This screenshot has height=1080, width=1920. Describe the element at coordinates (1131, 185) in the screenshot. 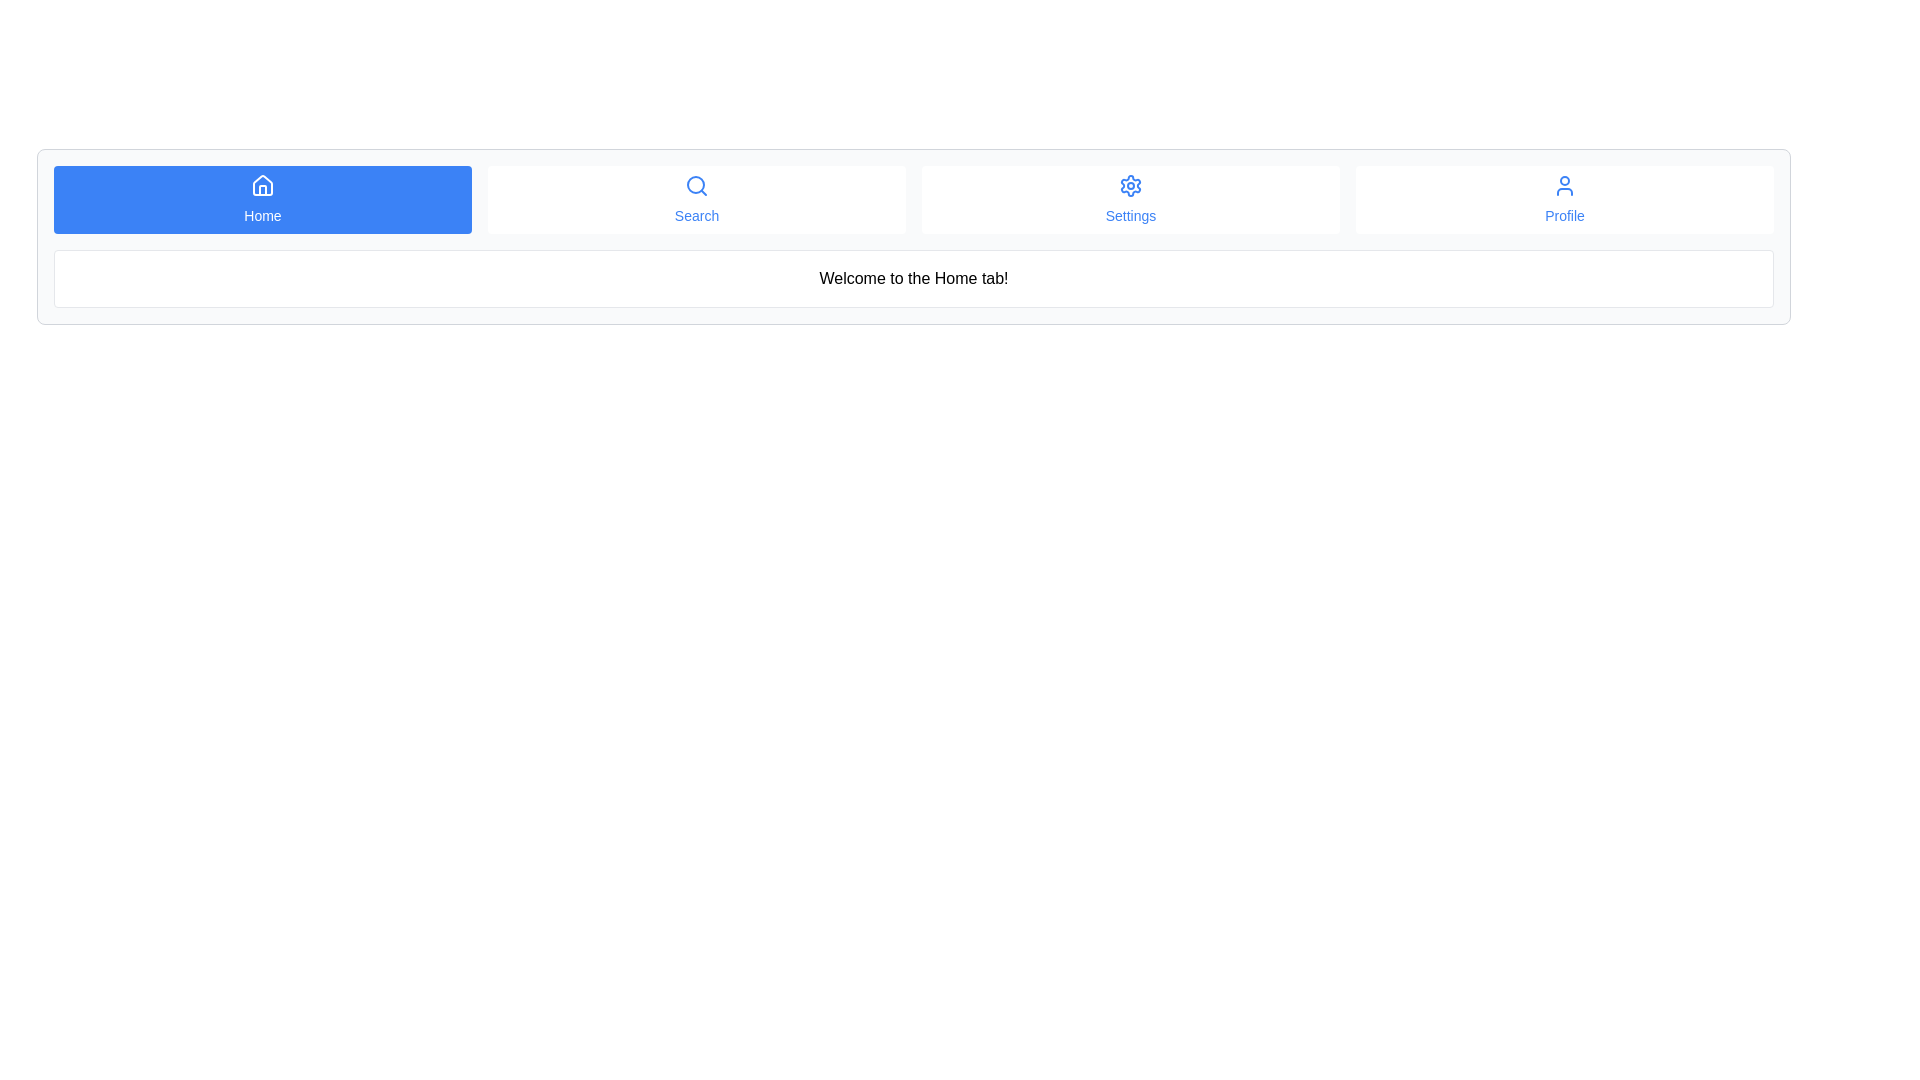

I see `the blue gear icon in the 'Settings' navigation button, which is centrally aligned above the 'Settings' text` at that location.